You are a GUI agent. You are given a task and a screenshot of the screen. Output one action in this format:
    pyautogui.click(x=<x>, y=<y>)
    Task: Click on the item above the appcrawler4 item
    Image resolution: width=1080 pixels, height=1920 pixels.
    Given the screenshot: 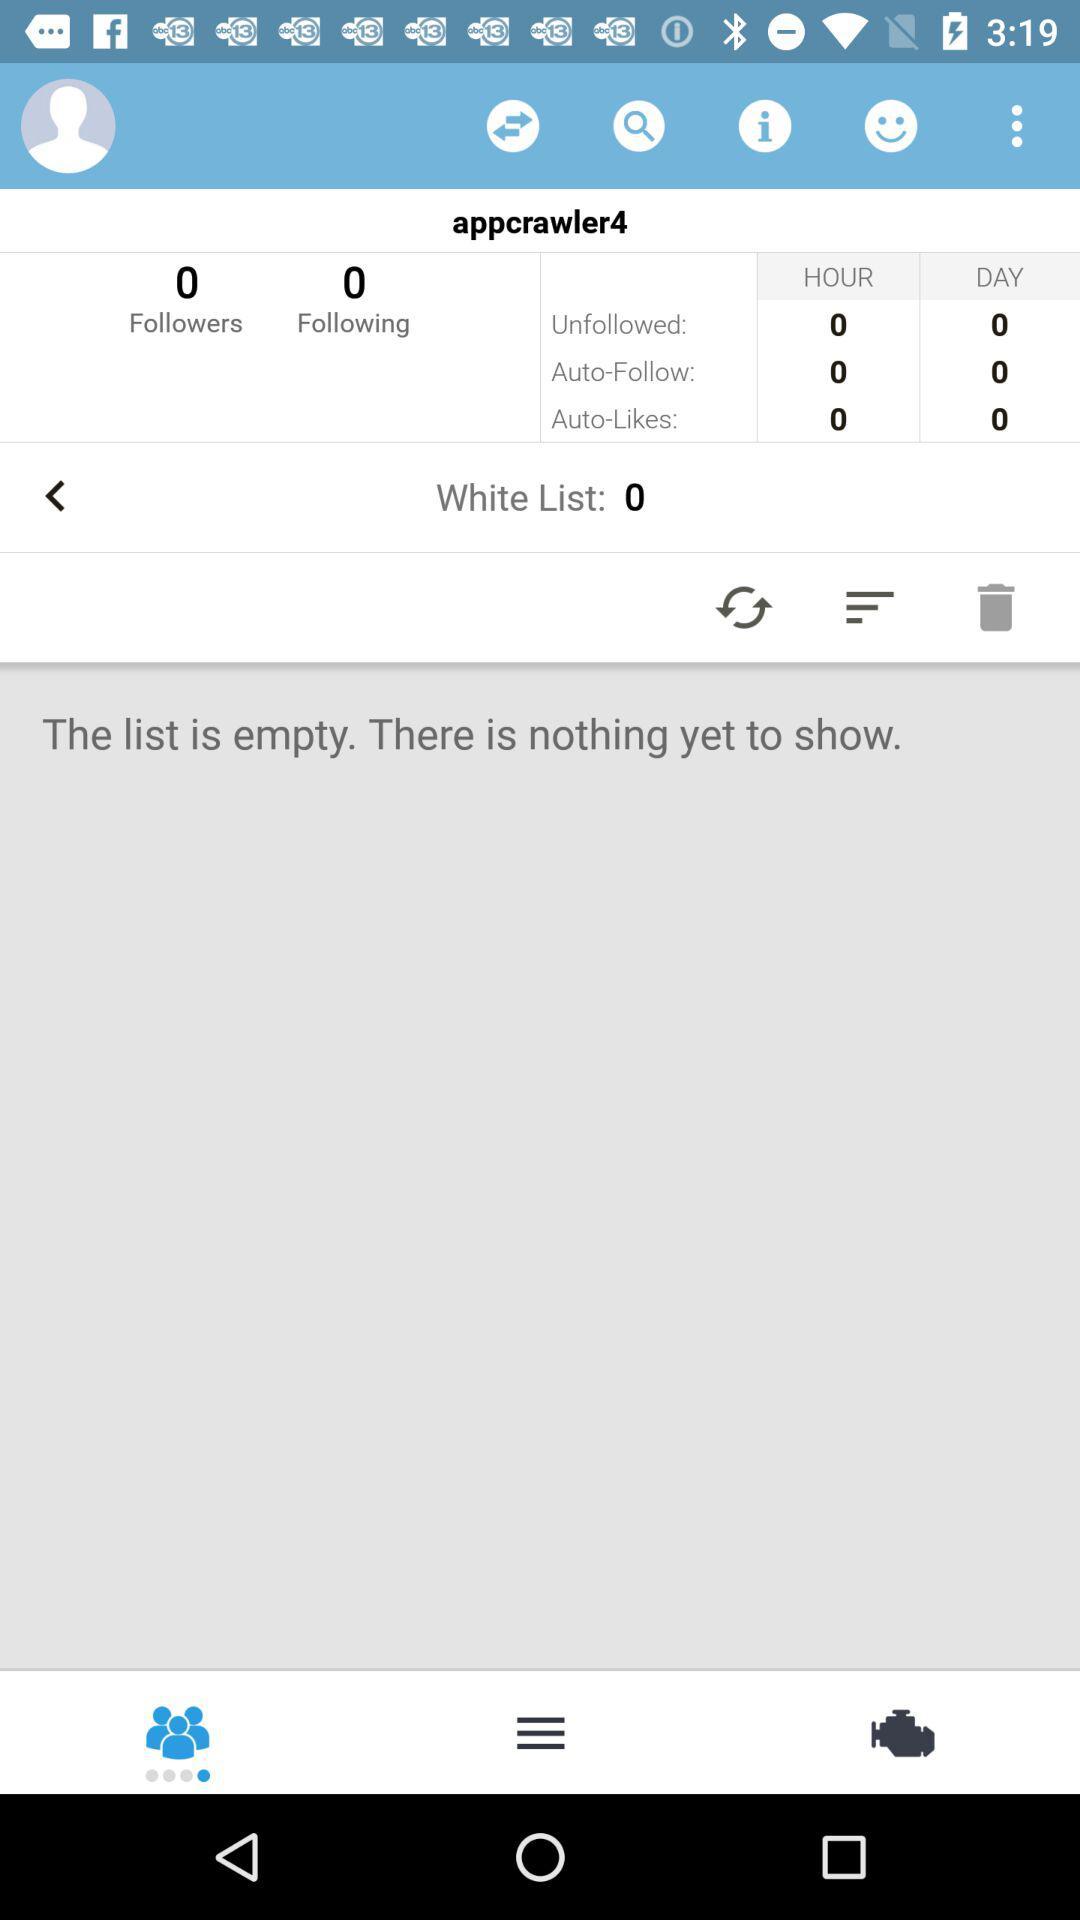 What is the action you would take?
    pyautogui.click(x=764, y=124)
    